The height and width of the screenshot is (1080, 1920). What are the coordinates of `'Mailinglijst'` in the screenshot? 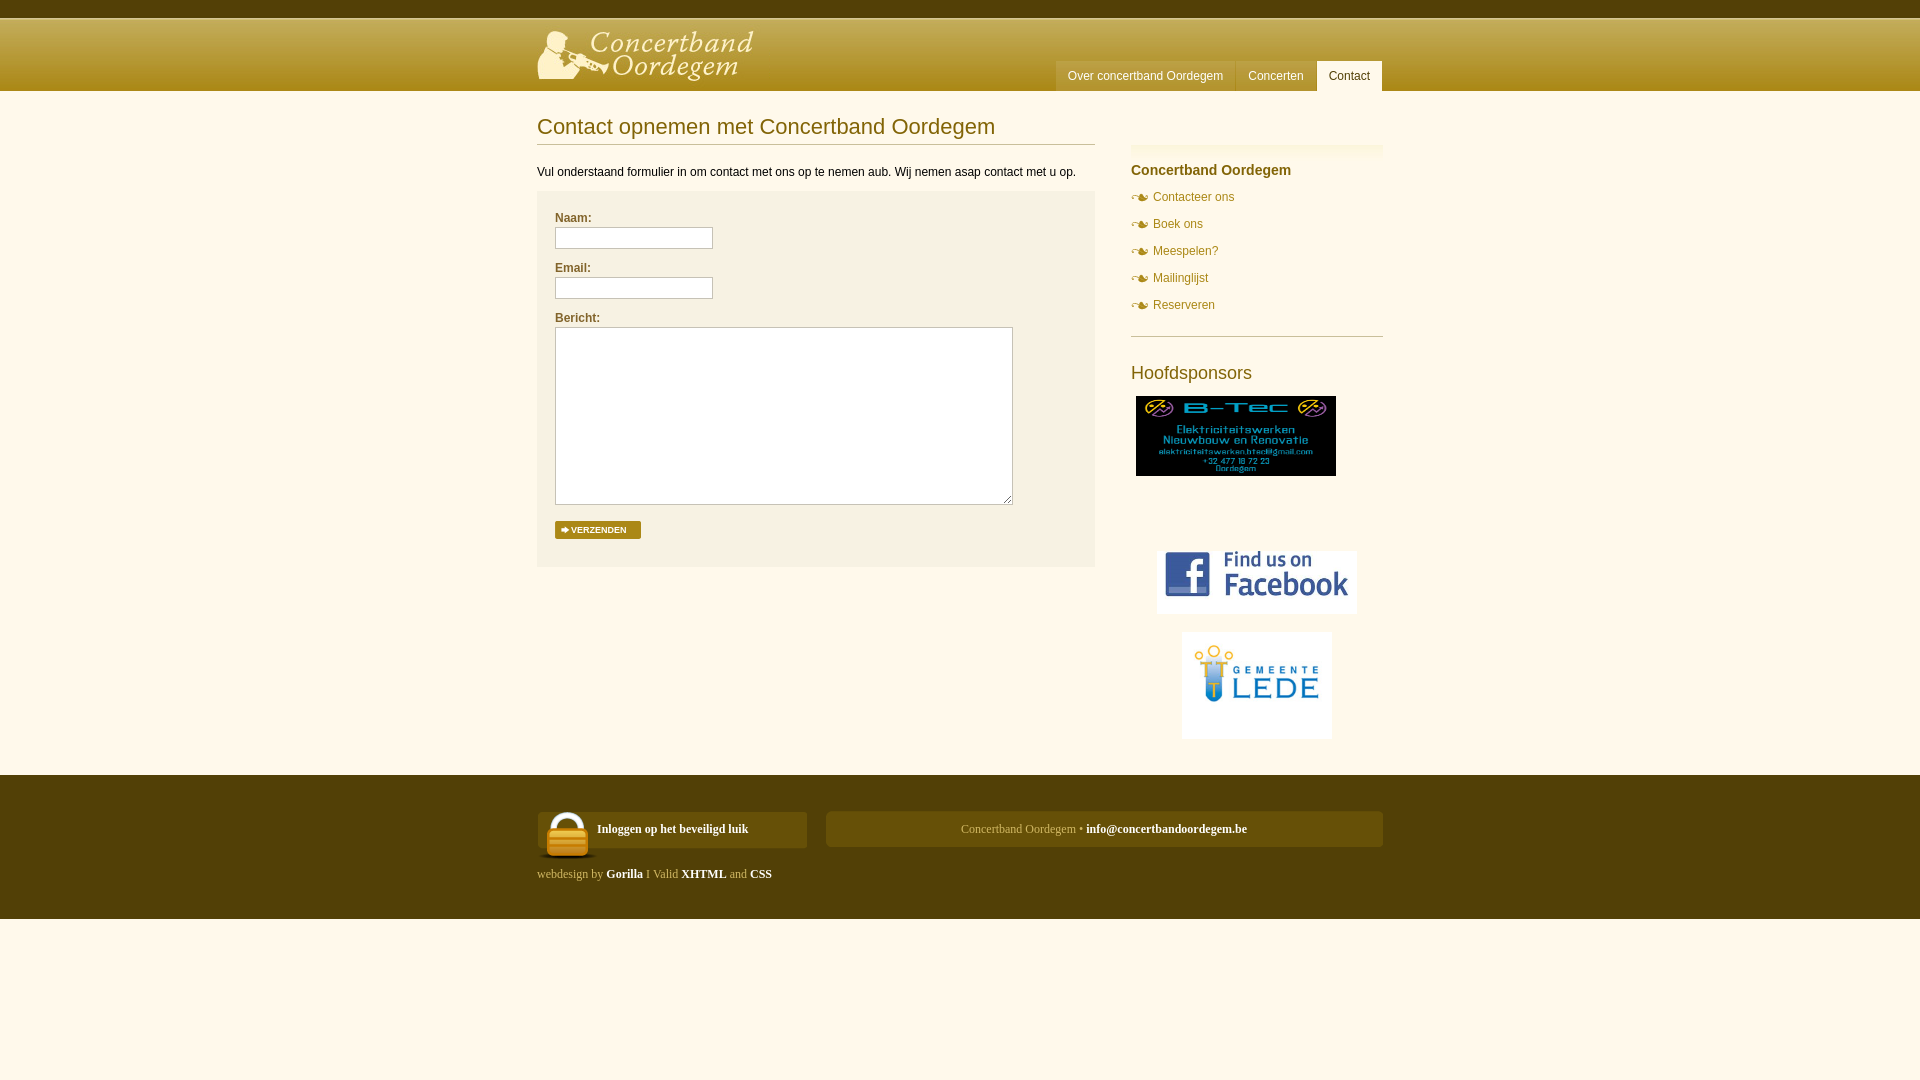 It's located at (1131, 277).